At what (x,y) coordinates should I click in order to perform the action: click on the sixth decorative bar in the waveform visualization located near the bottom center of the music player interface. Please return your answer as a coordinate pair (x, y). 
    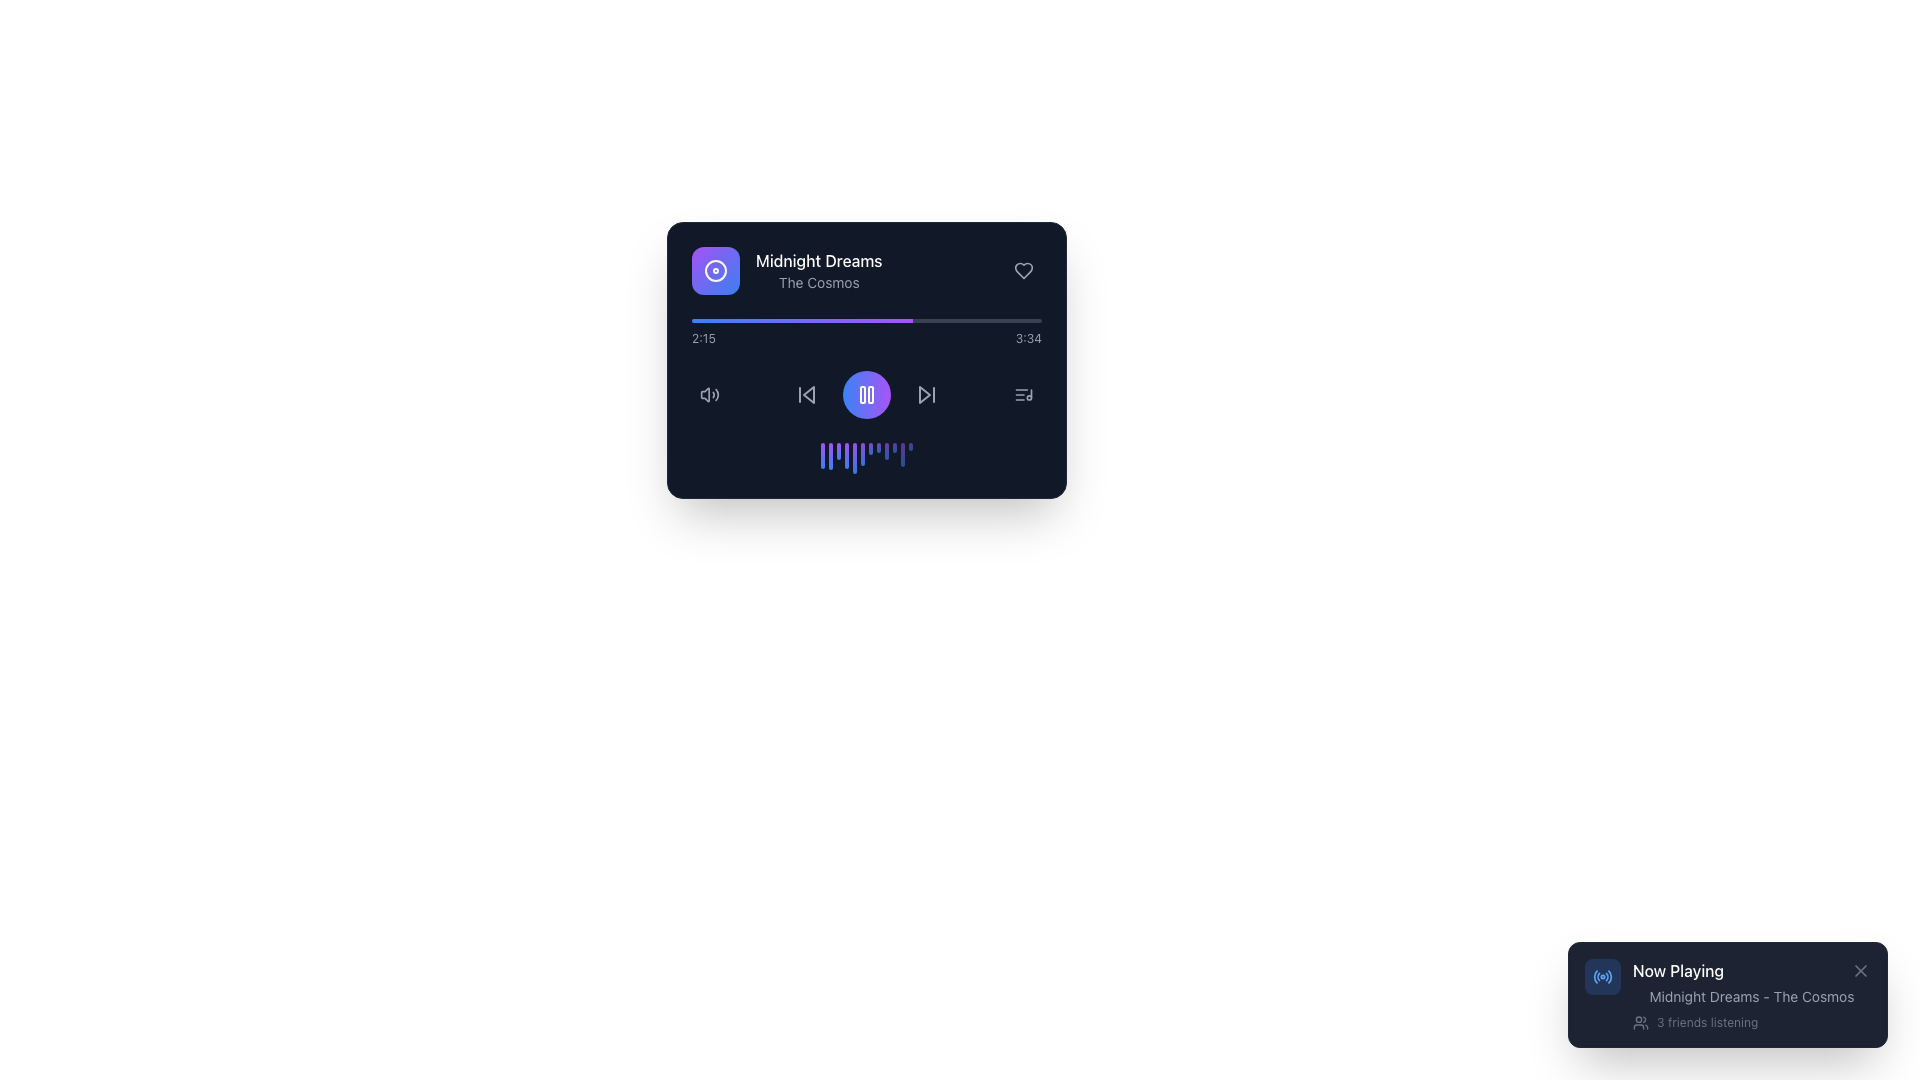
    Looking at the image, I should click on (863, 454).